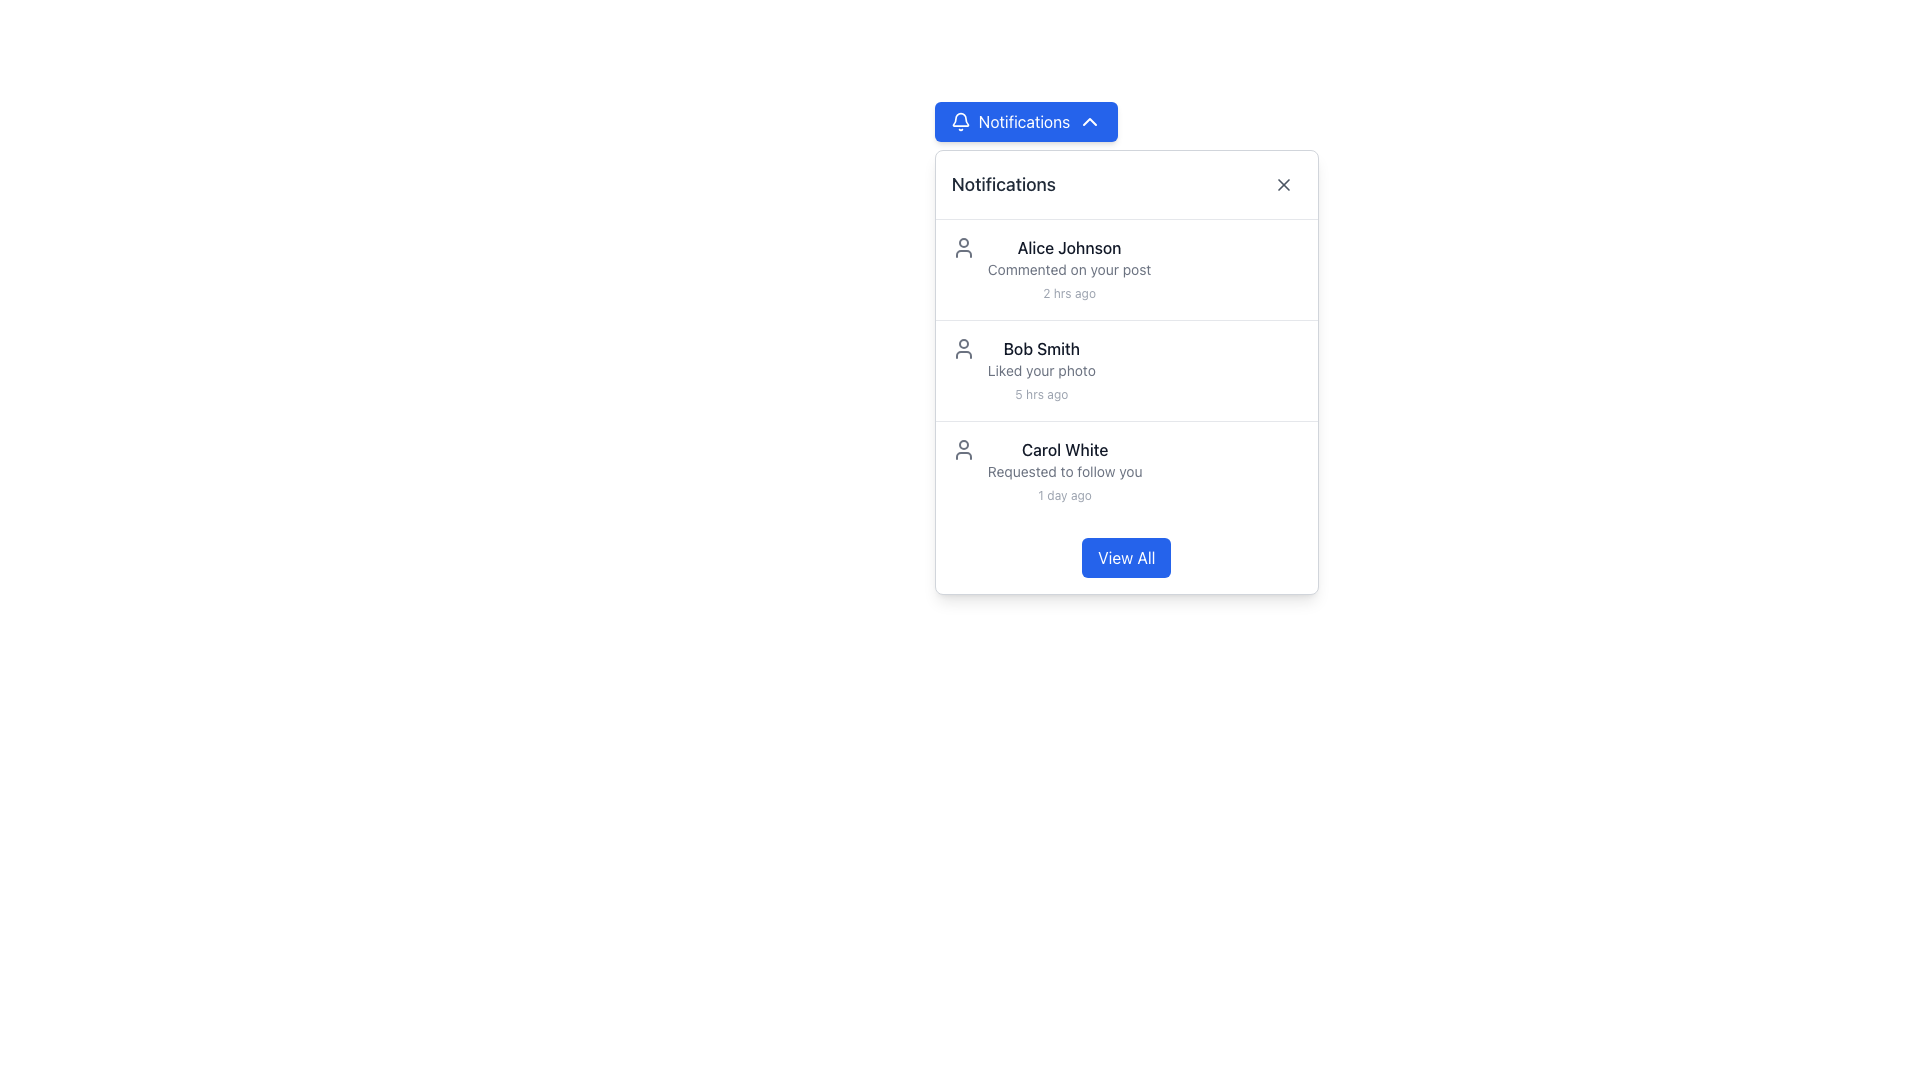  What do you see at coordinates (1026, 122) in the screenshot?
I see `the blue notification button labeled 'Notifications' with a bell icon` at bounding box center [1026, 122].